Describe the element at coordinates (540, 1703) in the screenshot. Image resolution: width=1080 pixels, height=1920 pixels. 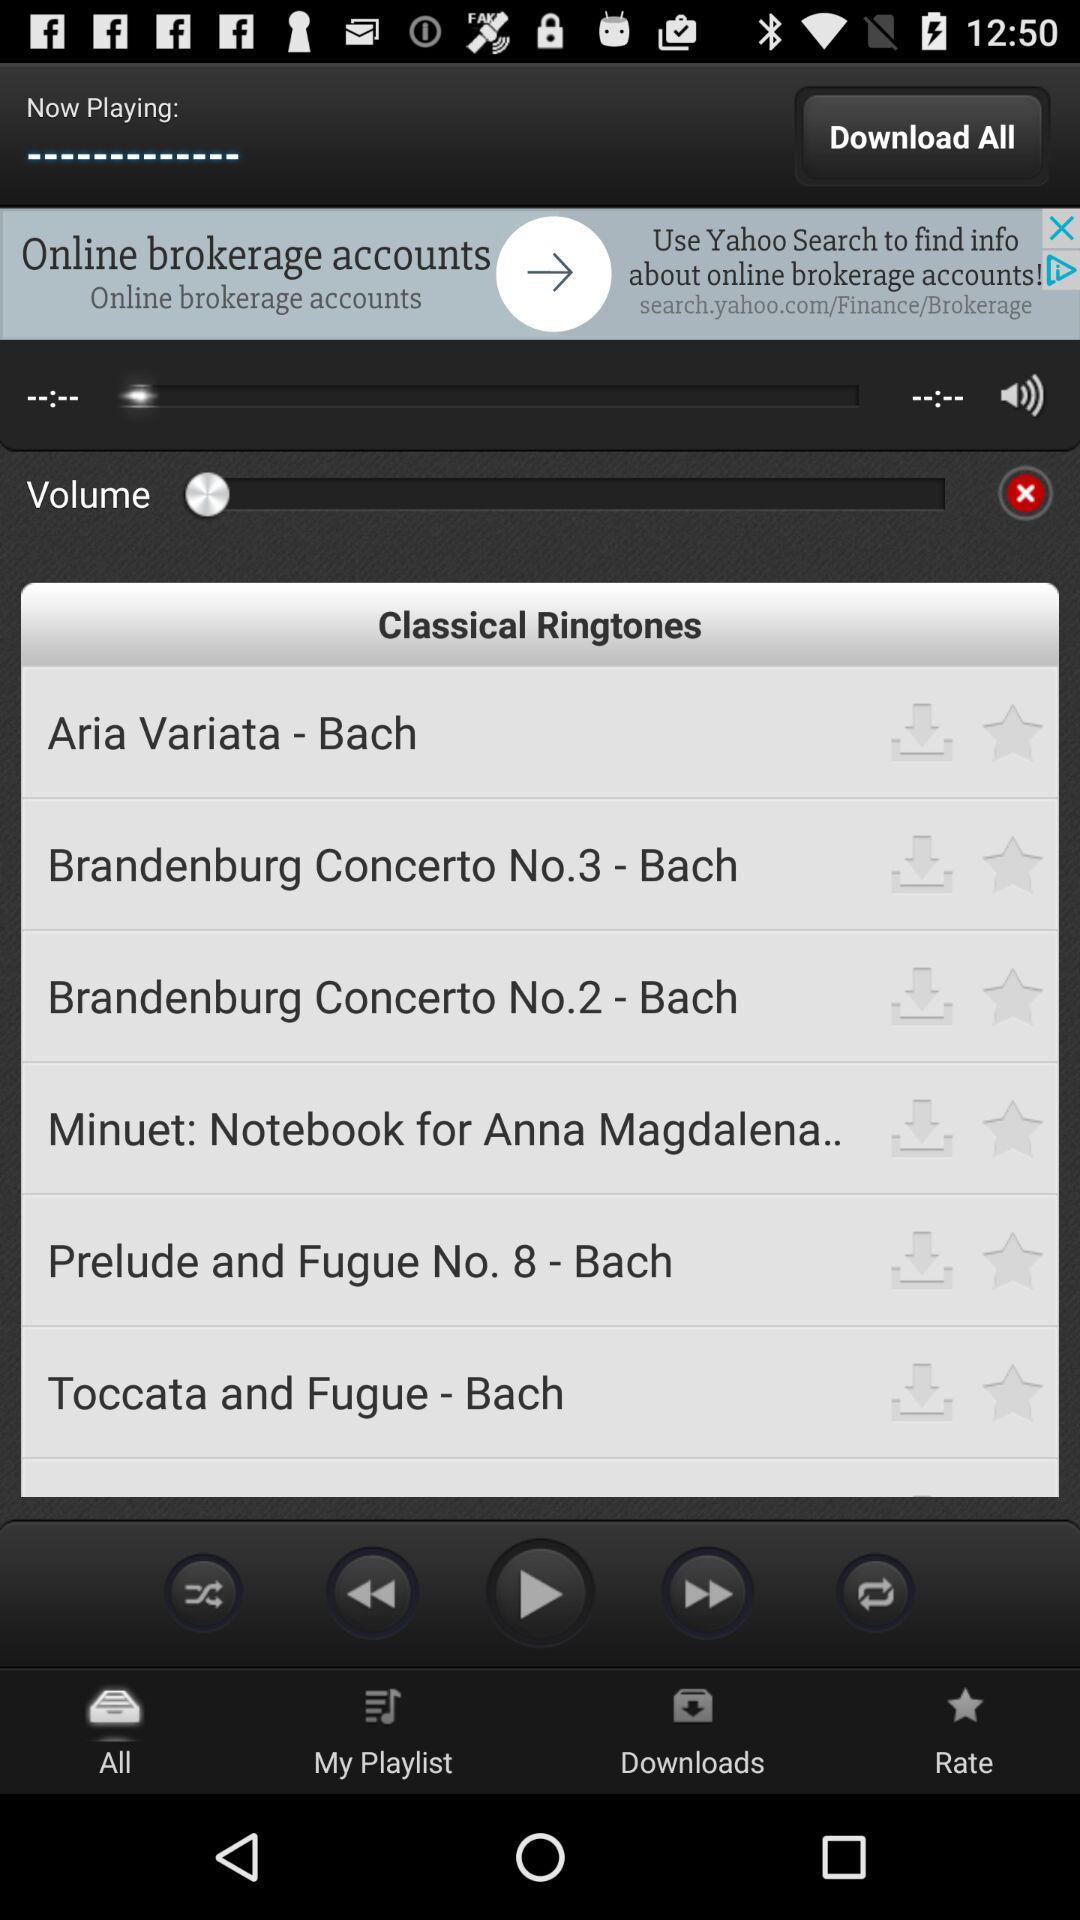
I see `the play icon` at that location.